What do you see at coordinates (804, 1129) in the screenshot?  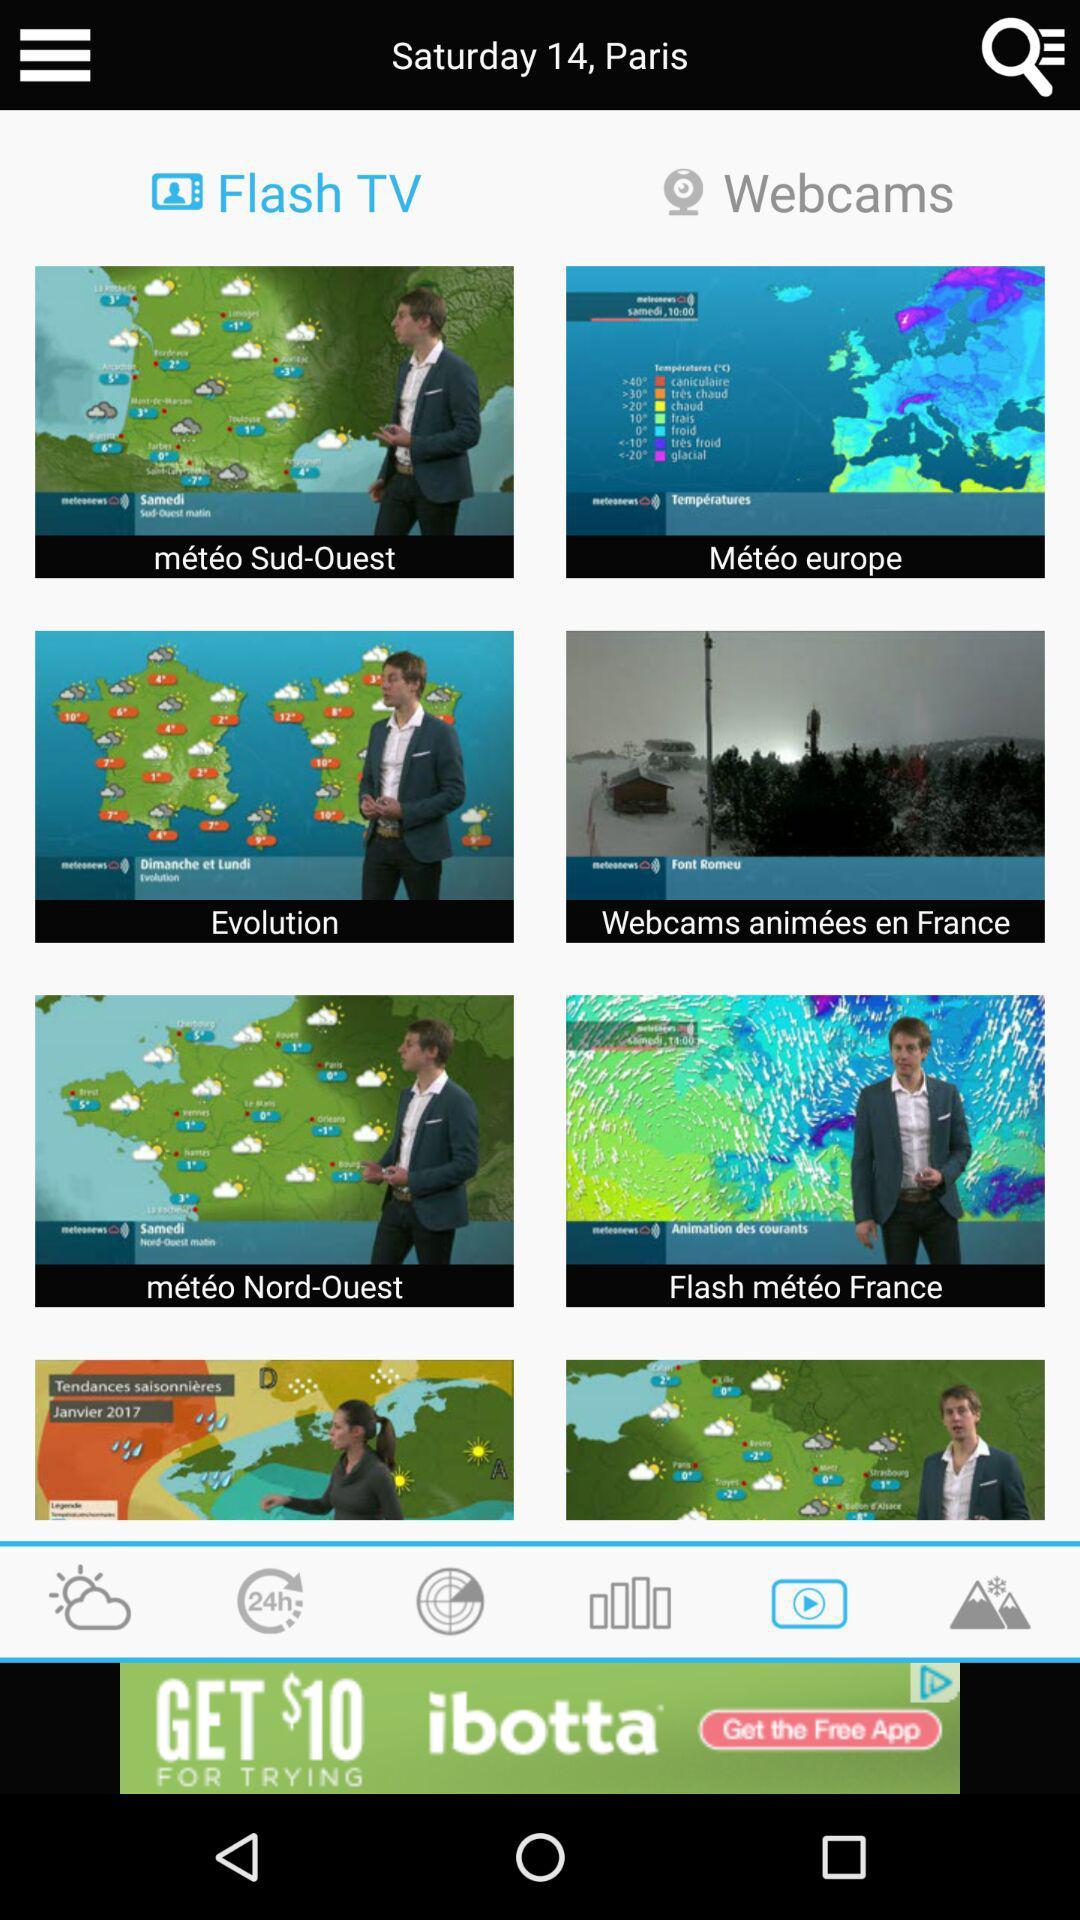 I see `the image above the text flash meteo france` at bounding box center [804, 1129].